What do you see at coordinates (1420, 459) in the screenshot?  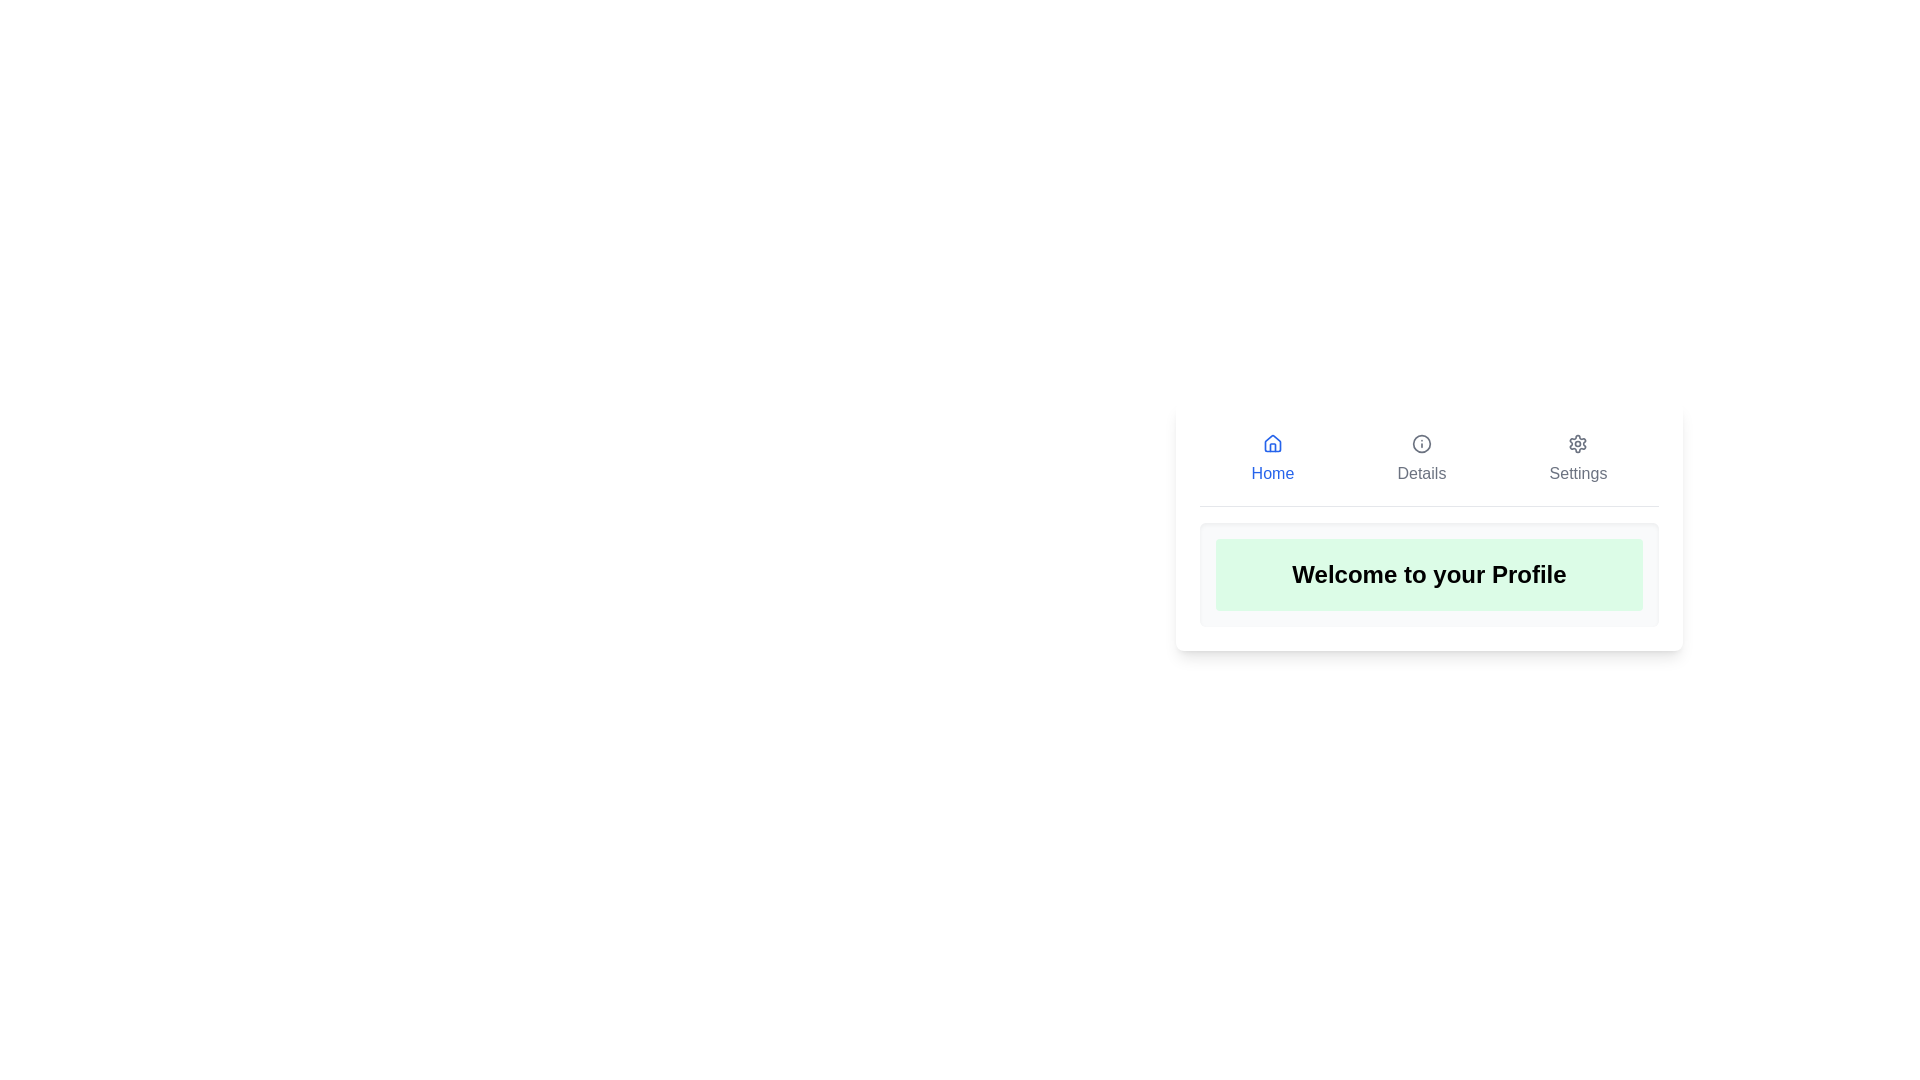 I see `the Details tab` at bounding box center [1420, 459].